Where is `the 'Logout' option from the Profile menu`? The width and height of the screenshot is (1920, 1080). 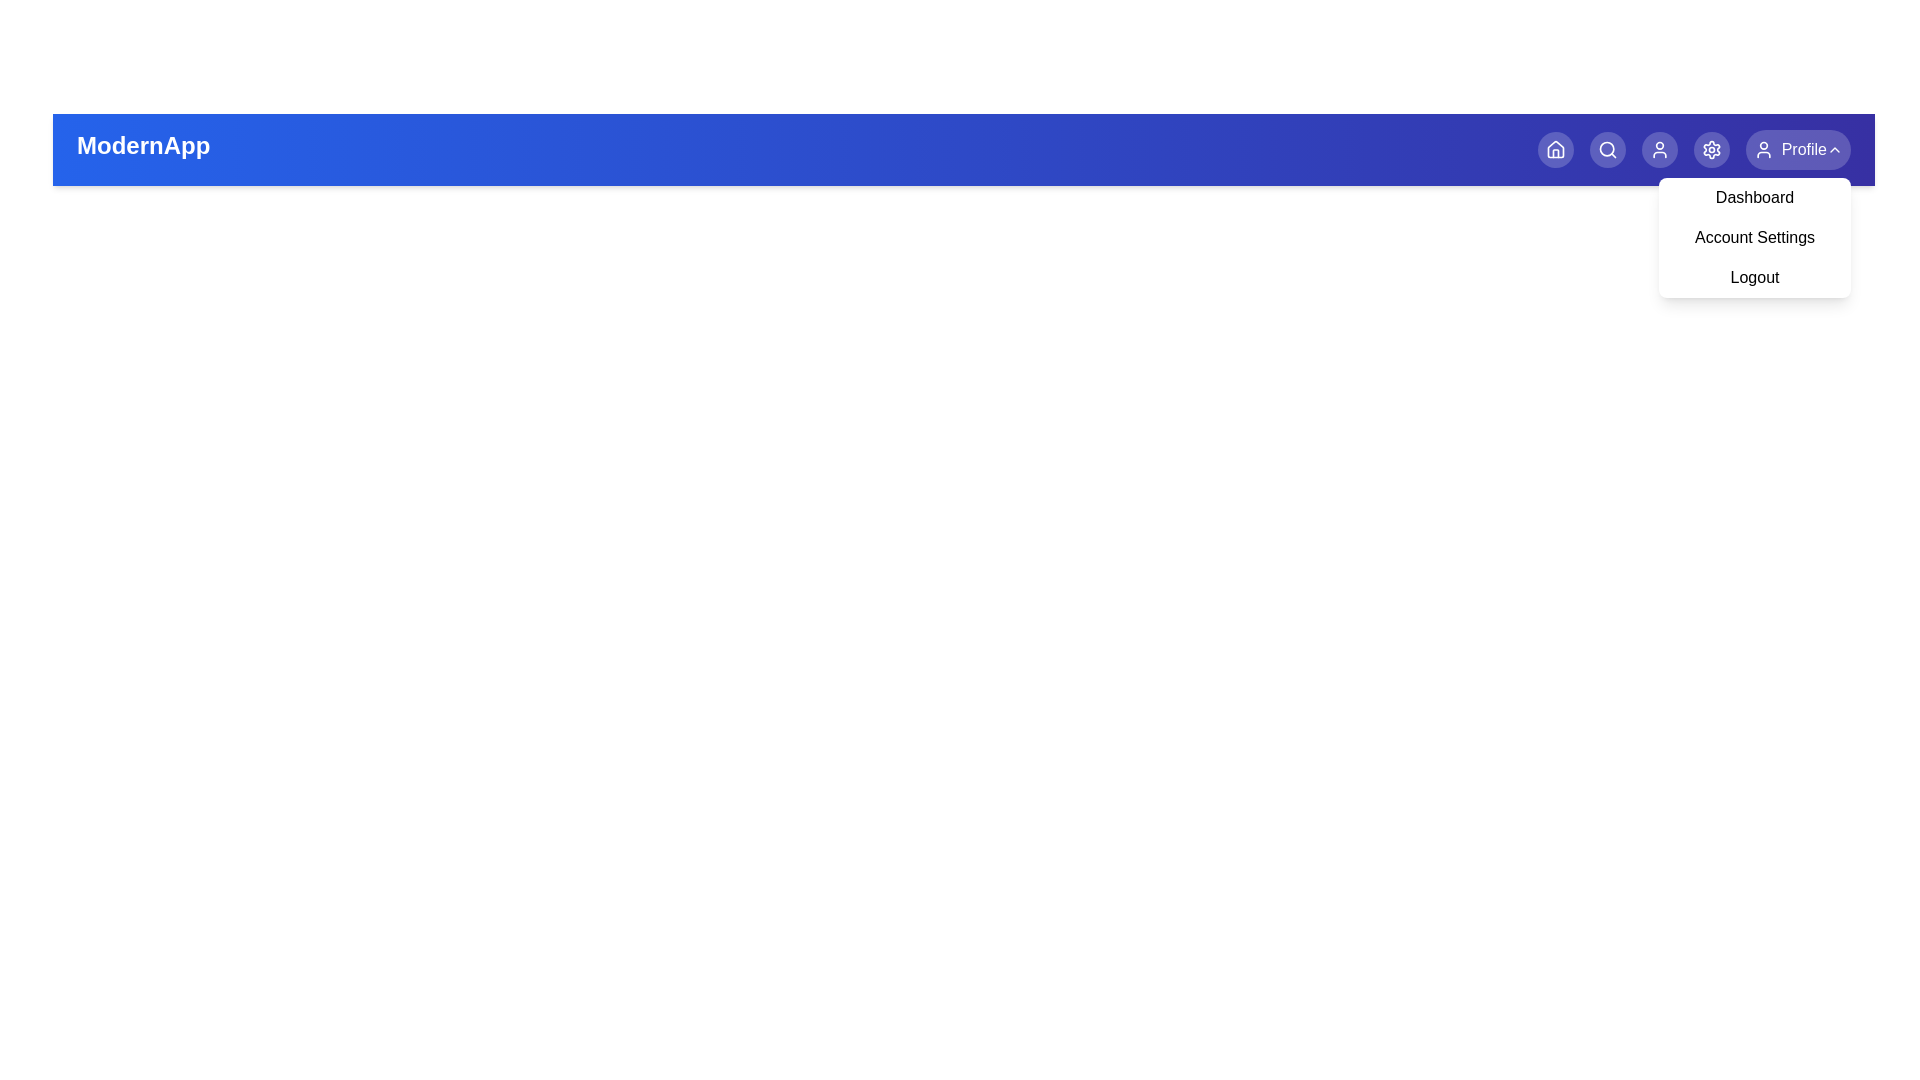 the 'Logout' option from the Profile menu is located at coordinates (1754, 277).